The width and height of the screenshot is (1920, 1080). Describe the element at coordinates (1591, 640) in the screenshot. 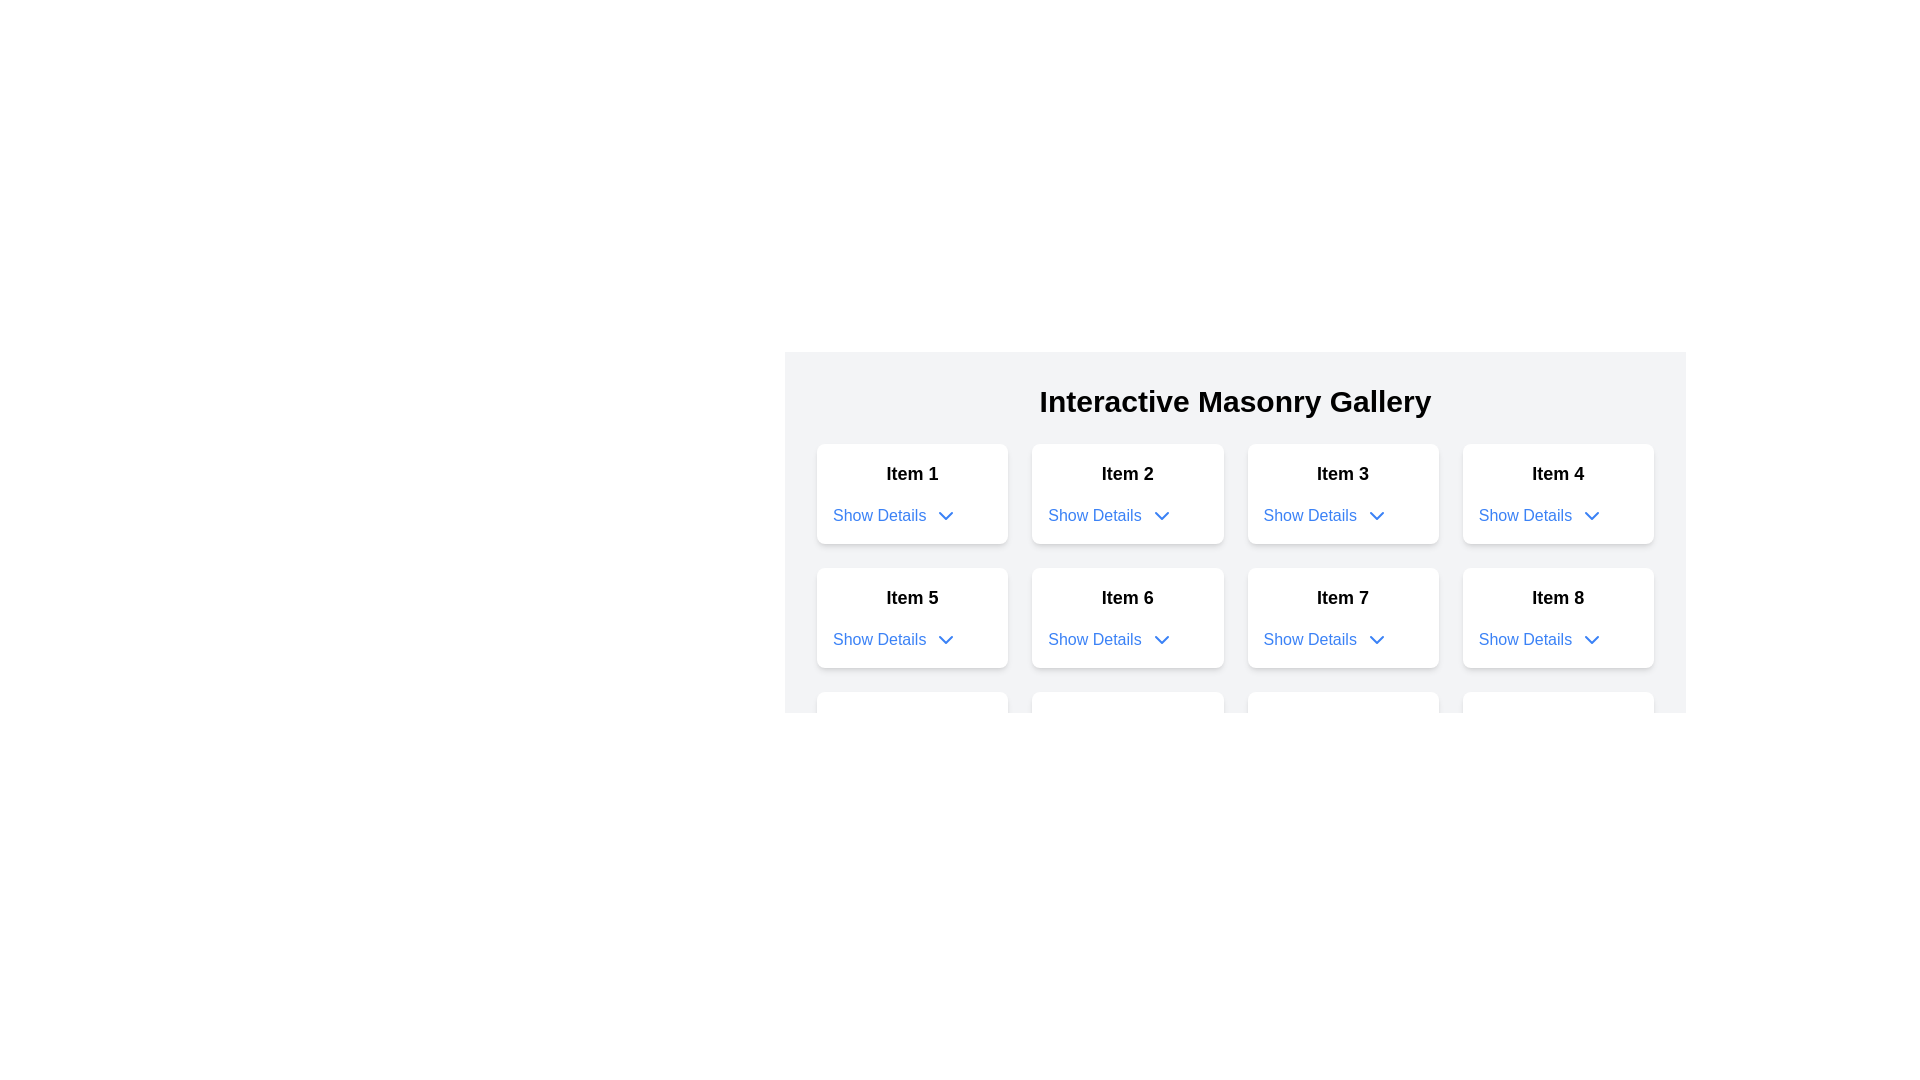

I see `the Chevron Down Icon located in the eighth section labeled 'Item 8'` at that location.